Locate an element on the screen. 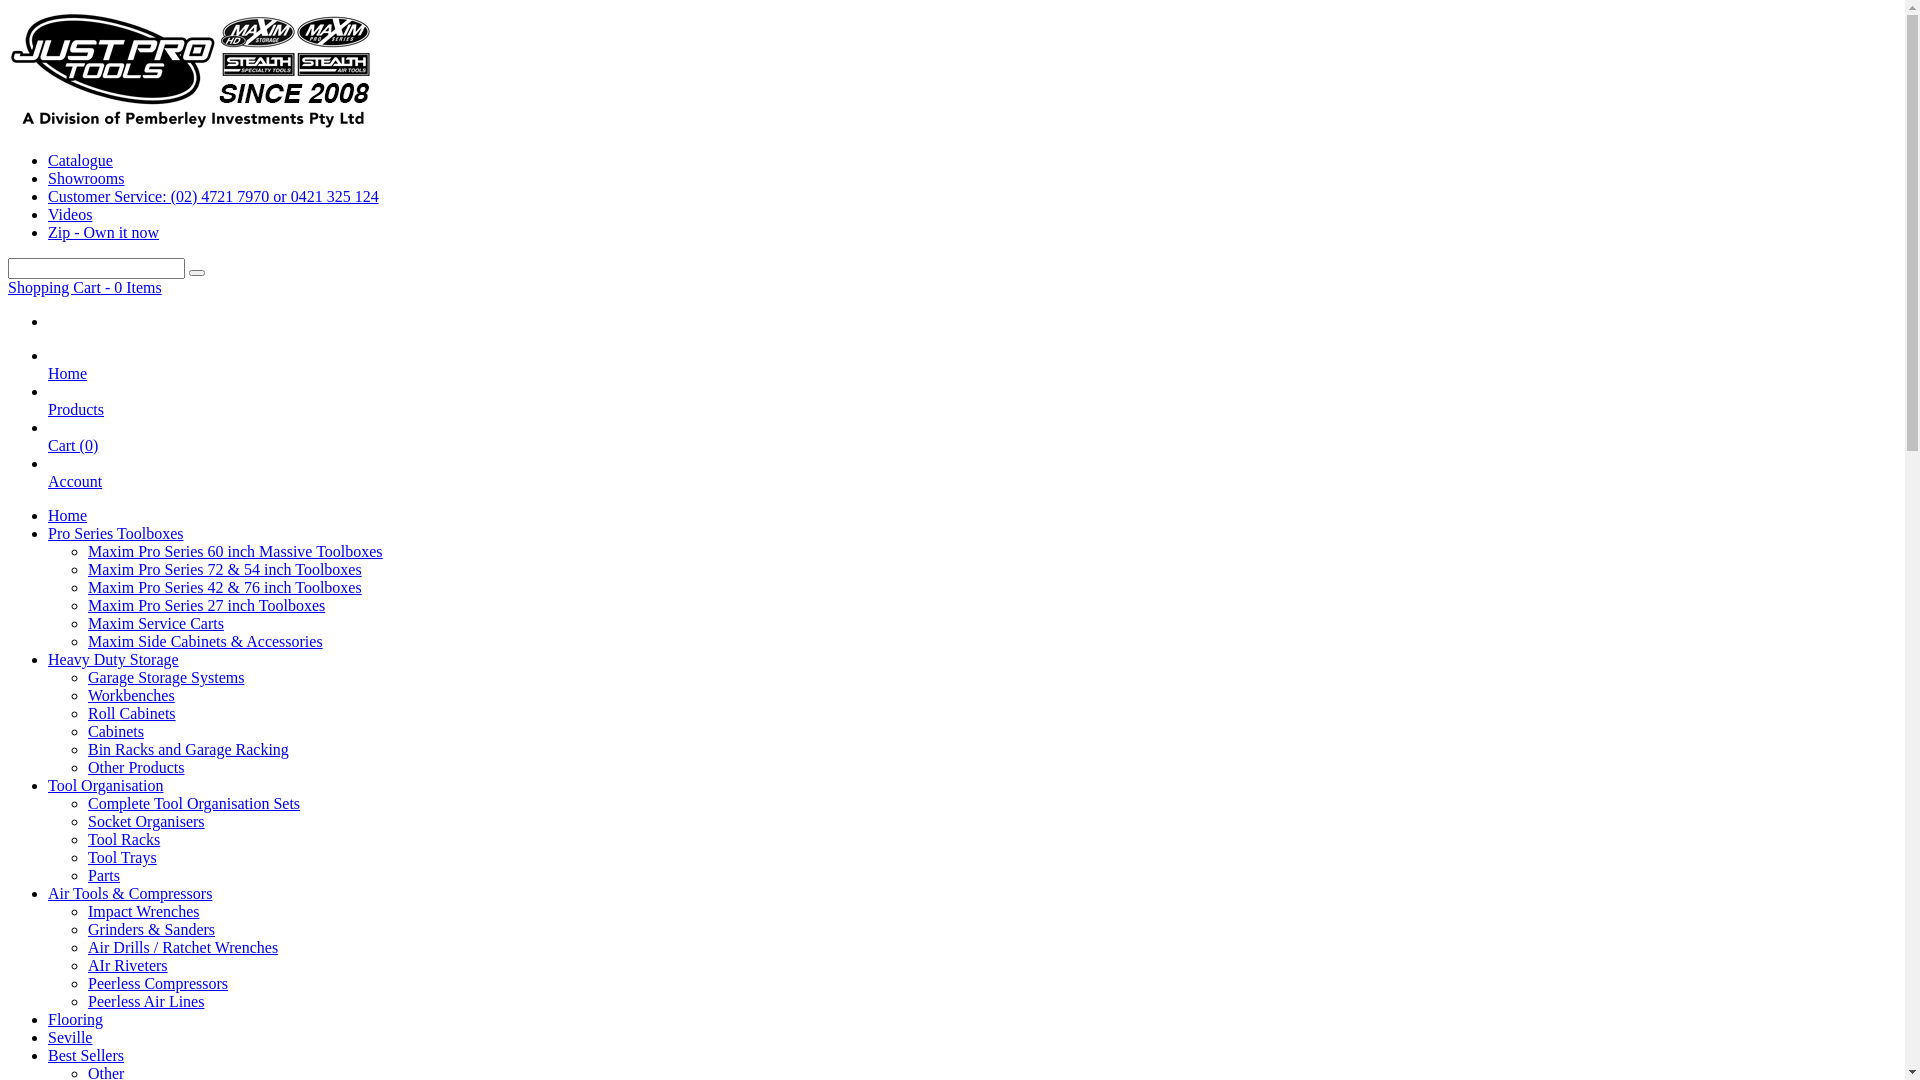 The image size is (1920, 1080). 'Products' is located at coordinates (76, 417).